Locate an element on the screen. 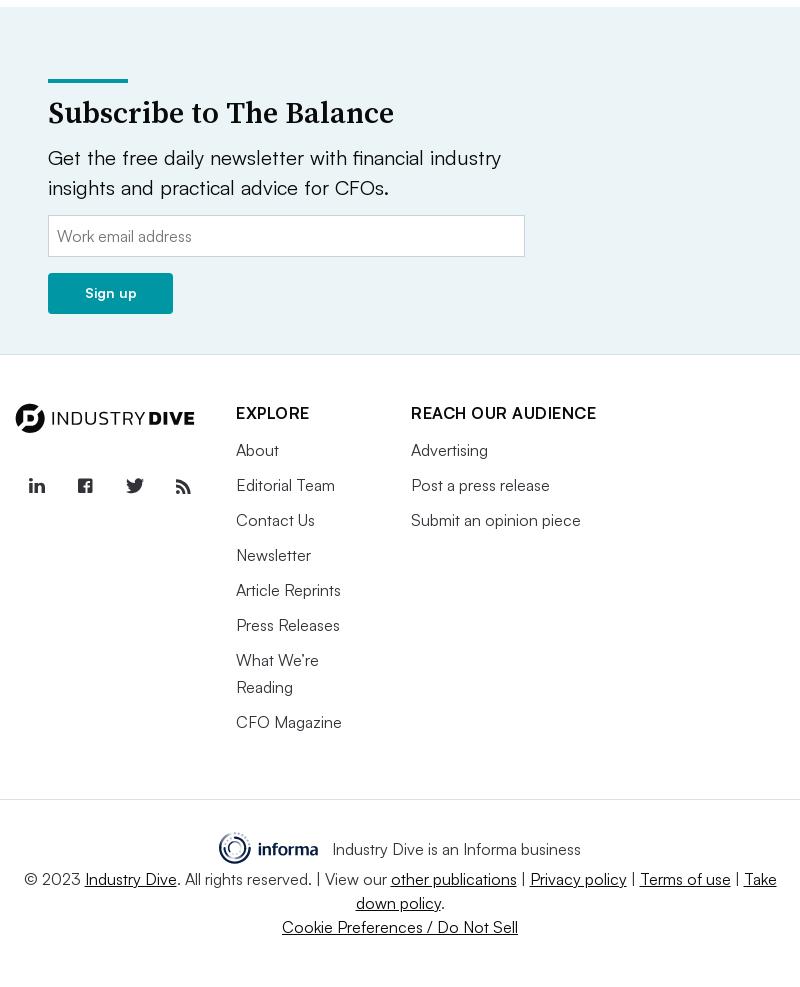 This screenshot has height=987, width=800. 'CFO Magazine' is located at coordinates (288, 720).